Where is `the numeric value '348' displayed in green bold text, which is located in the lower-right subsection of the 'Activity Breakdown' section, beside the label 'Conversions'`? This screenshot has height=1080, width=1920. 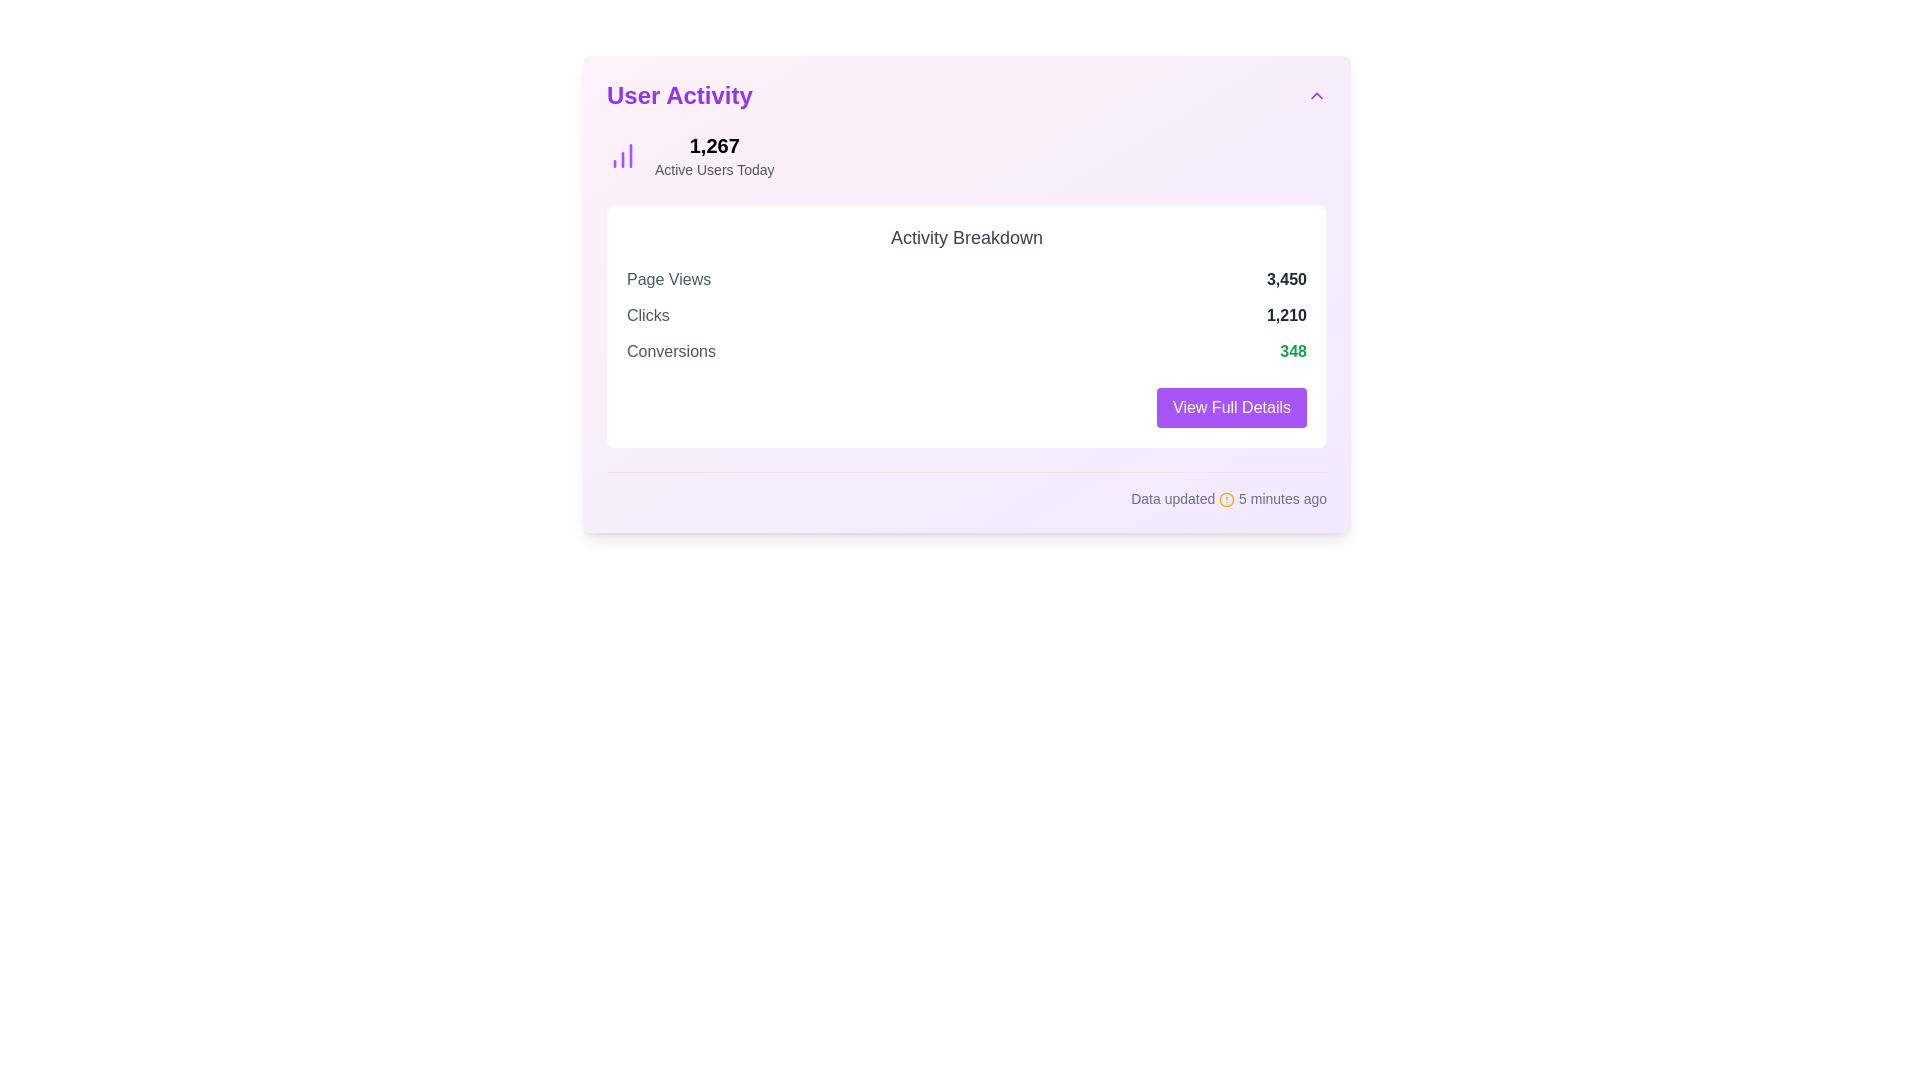
the numeric value '348' displayed in green bold text, which is located in the lower-right subsection of the 'Activity Breakdown' section, beside the label 'Conversions' is located at coordinates (1293, 350).